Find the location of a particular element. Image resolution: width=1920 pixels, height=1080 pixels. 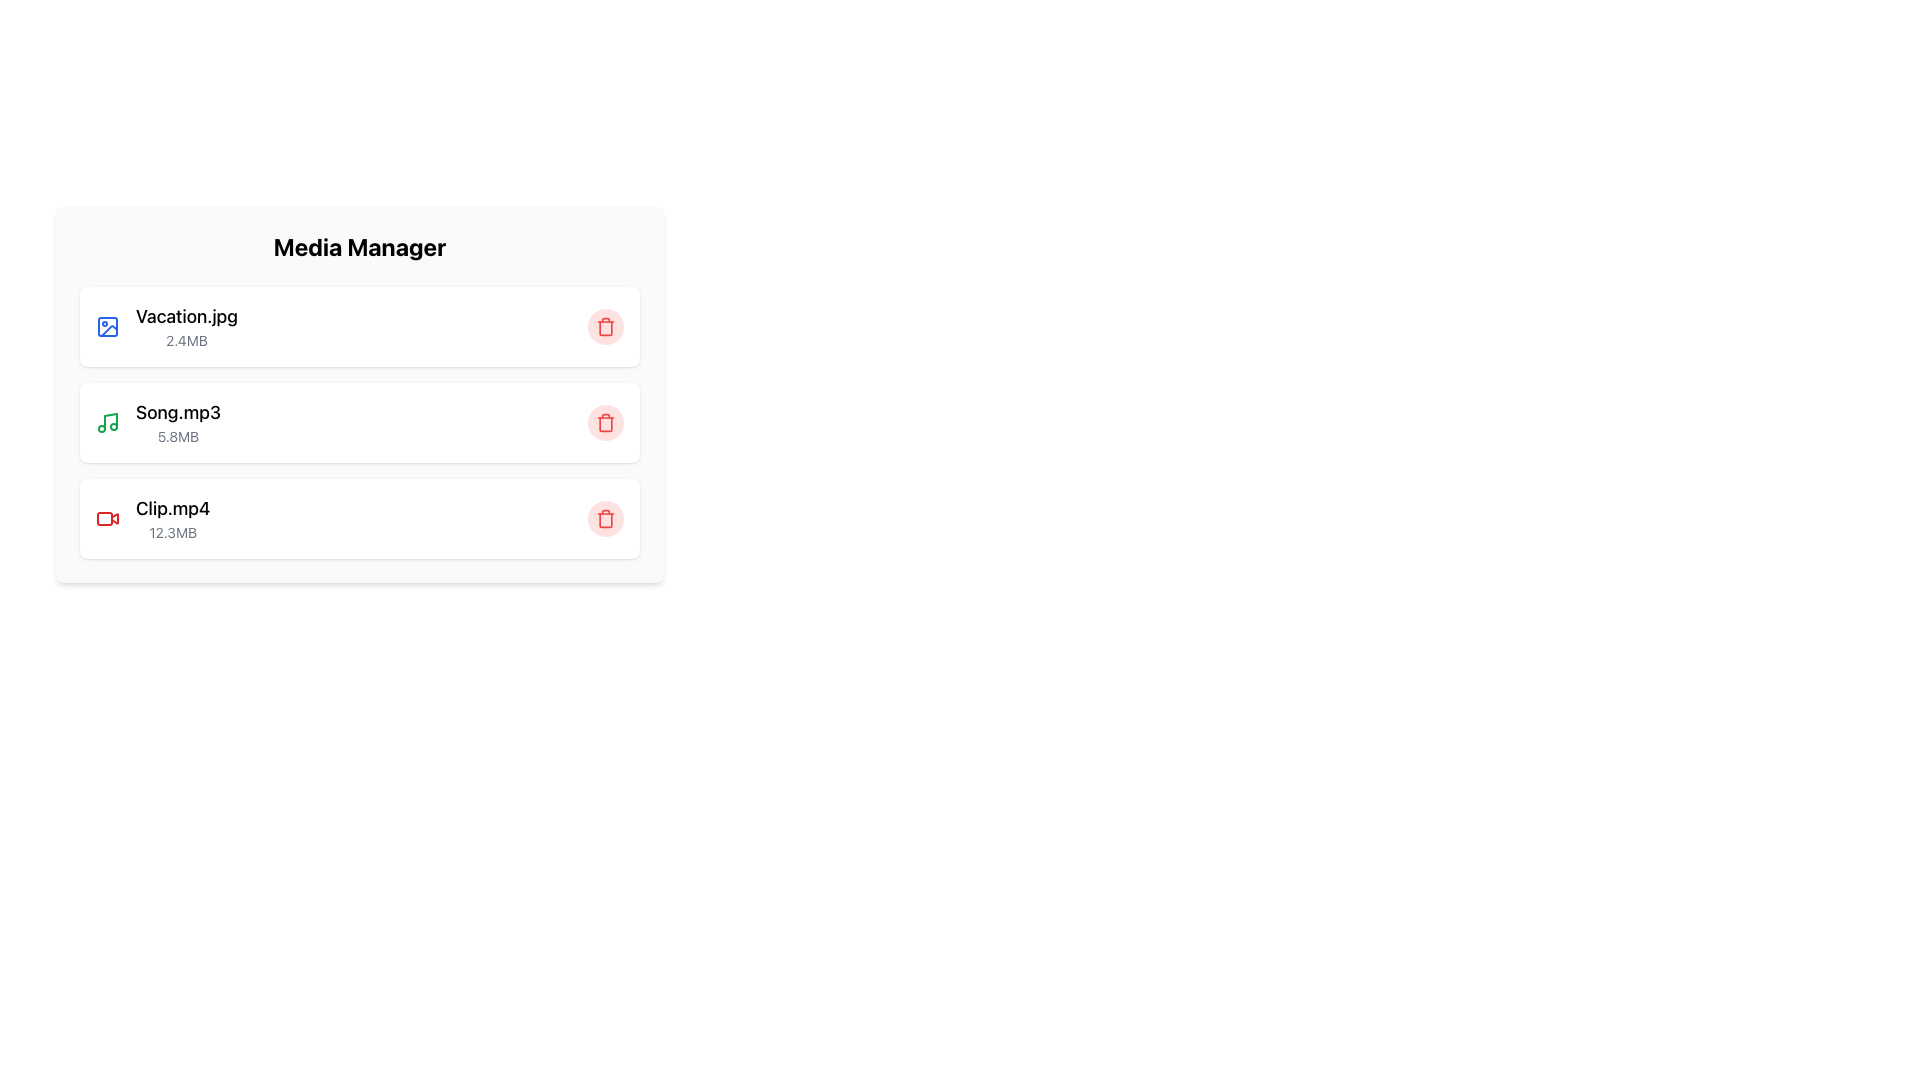

the identification label for the file located within the second file card in the Media Manager interface, which displays the file name and size, and is positioned next to the green music note icon is located at coordinates (157, 422).